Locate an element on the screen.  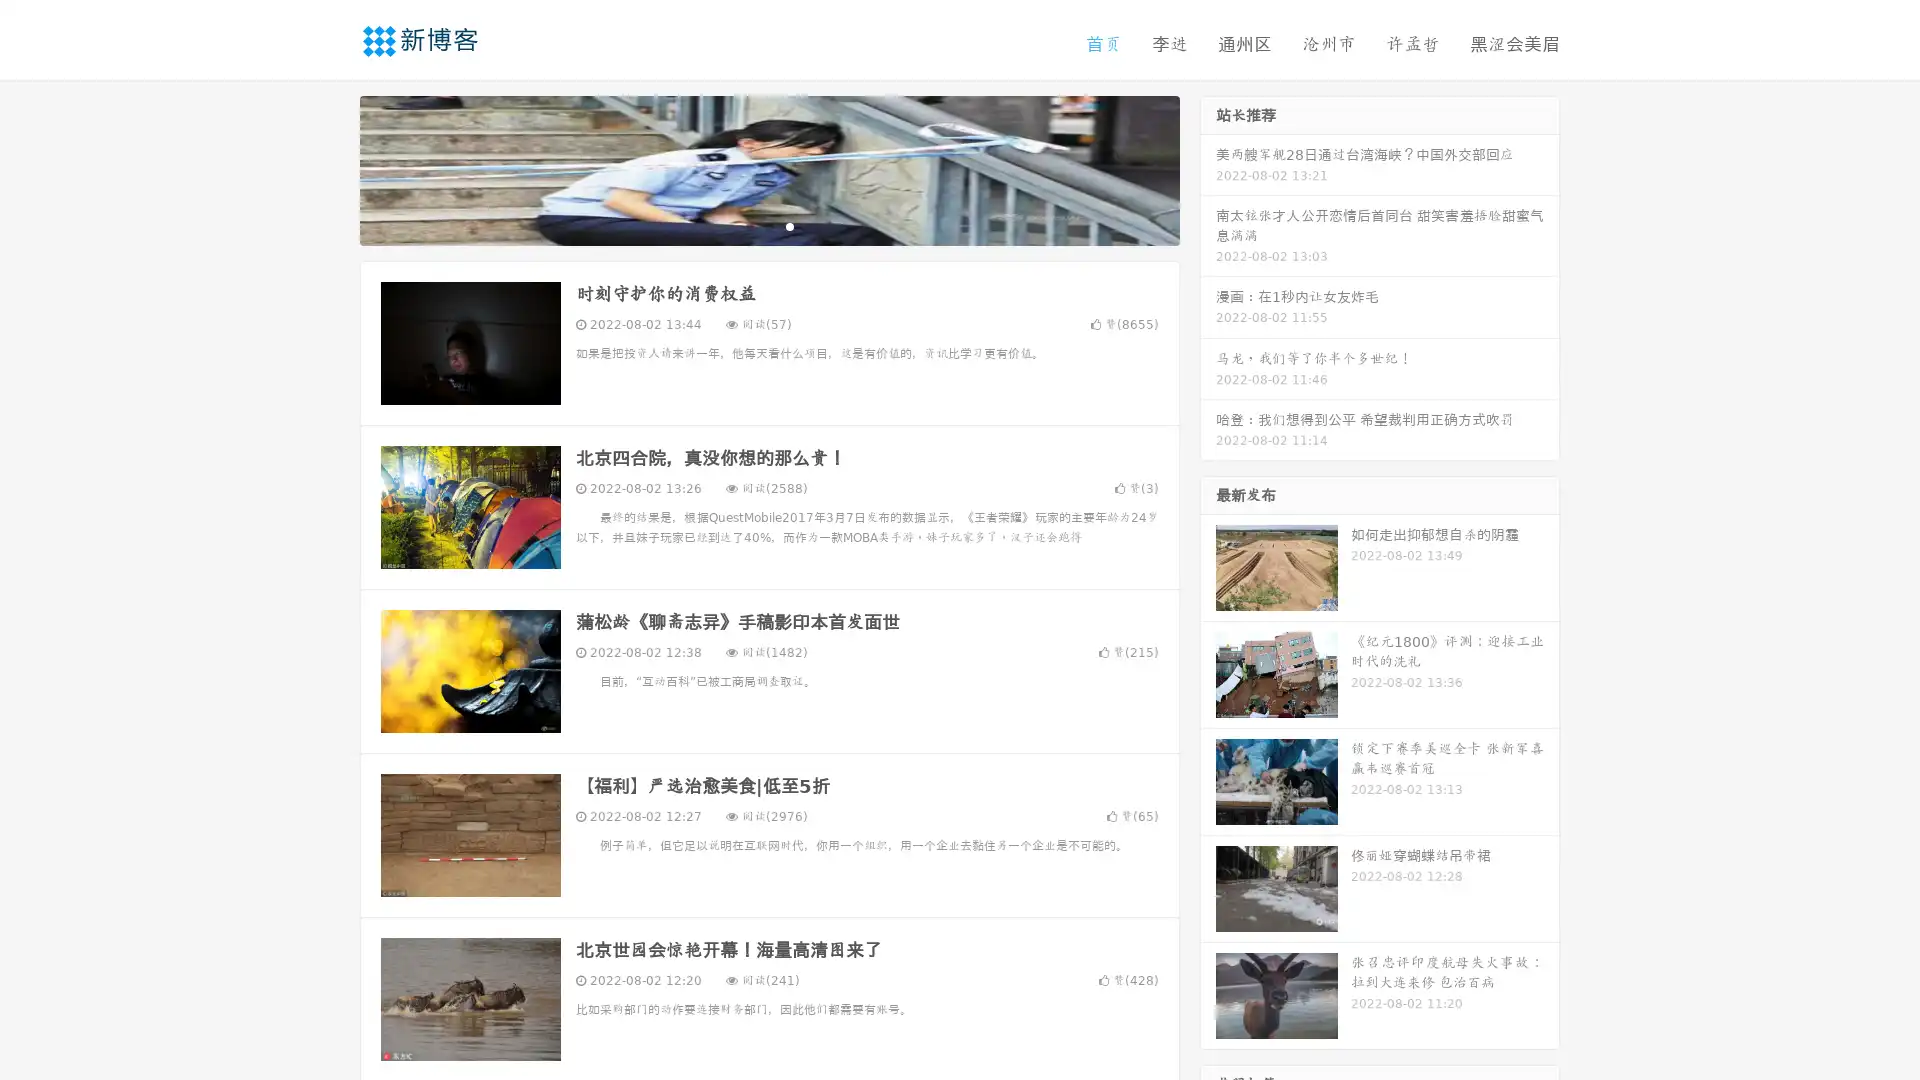
Next slide is located at coordinates (1208, 168).